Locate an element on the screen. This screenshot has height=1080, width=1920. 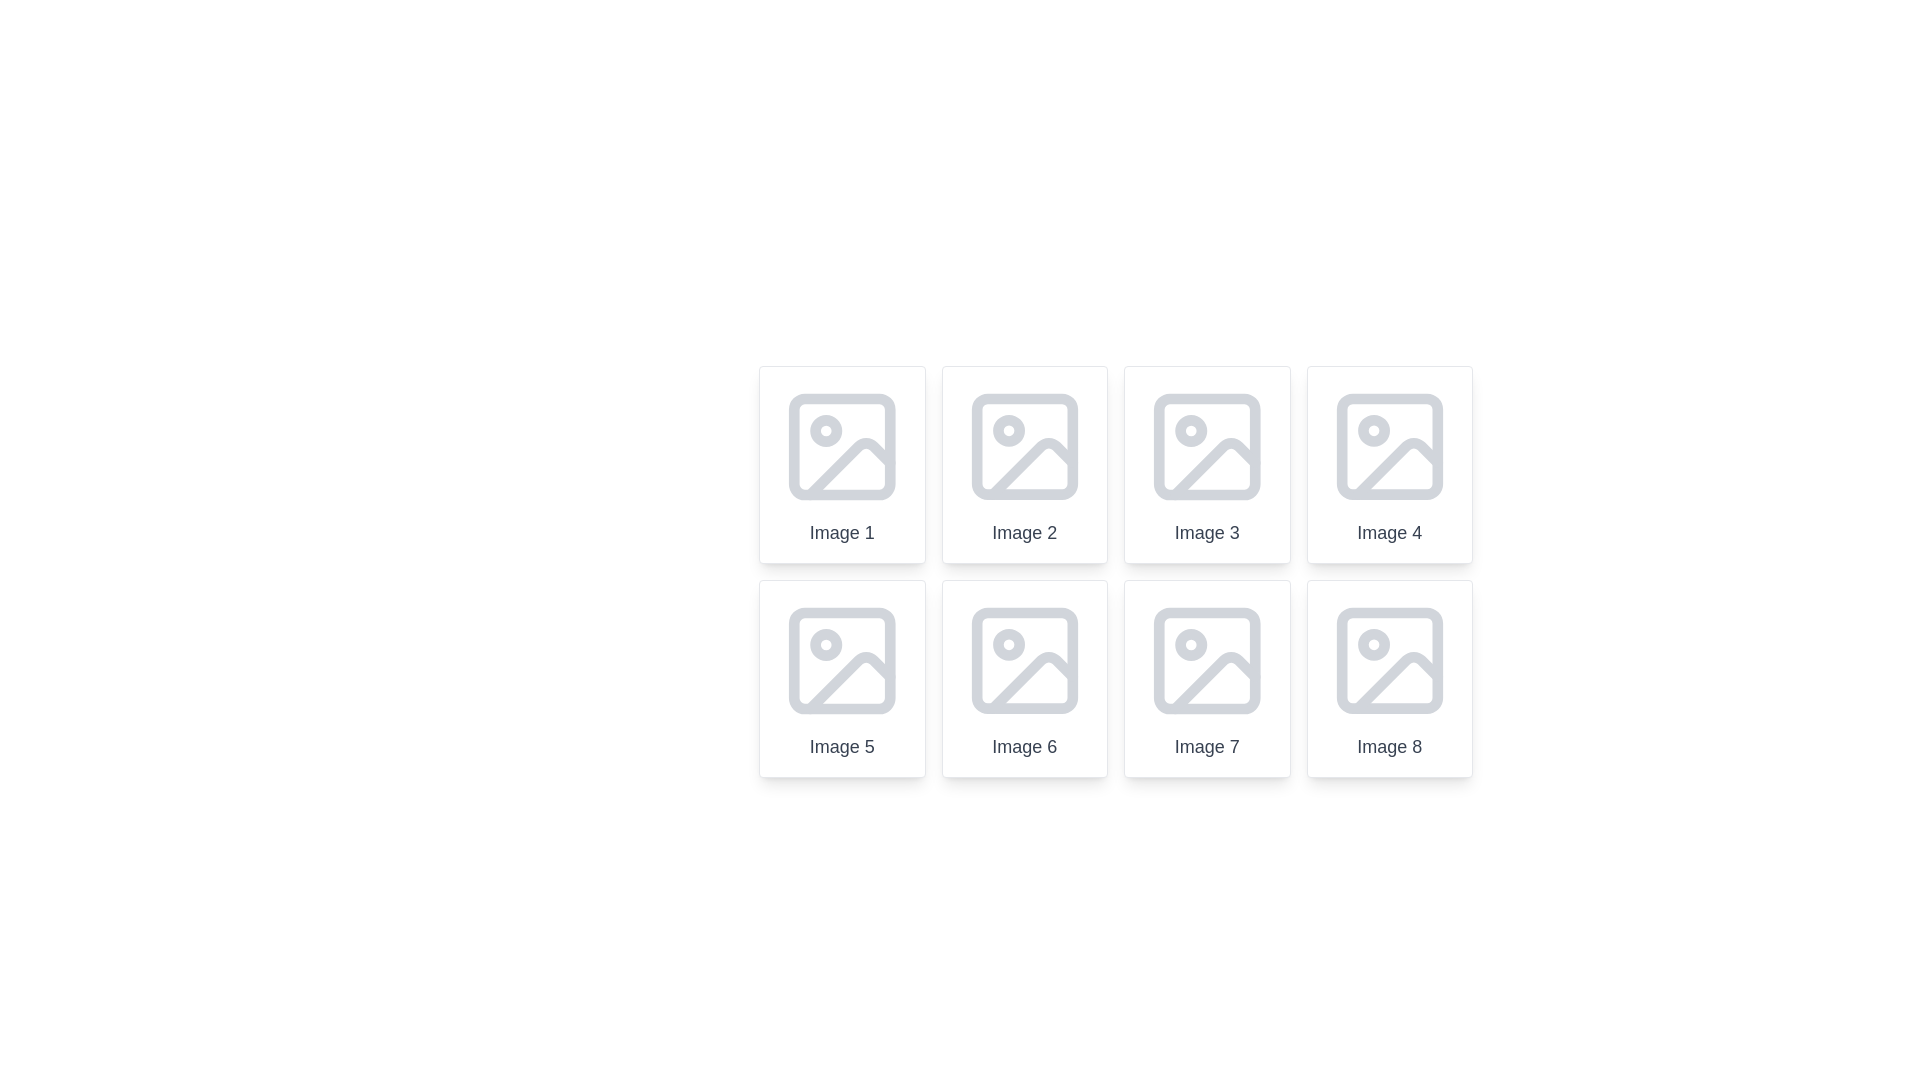
the Text Label that serves as a caption for the image labeled 'Image 7' in the seventh card of the grid layout is located at coordinates (1206, 747).